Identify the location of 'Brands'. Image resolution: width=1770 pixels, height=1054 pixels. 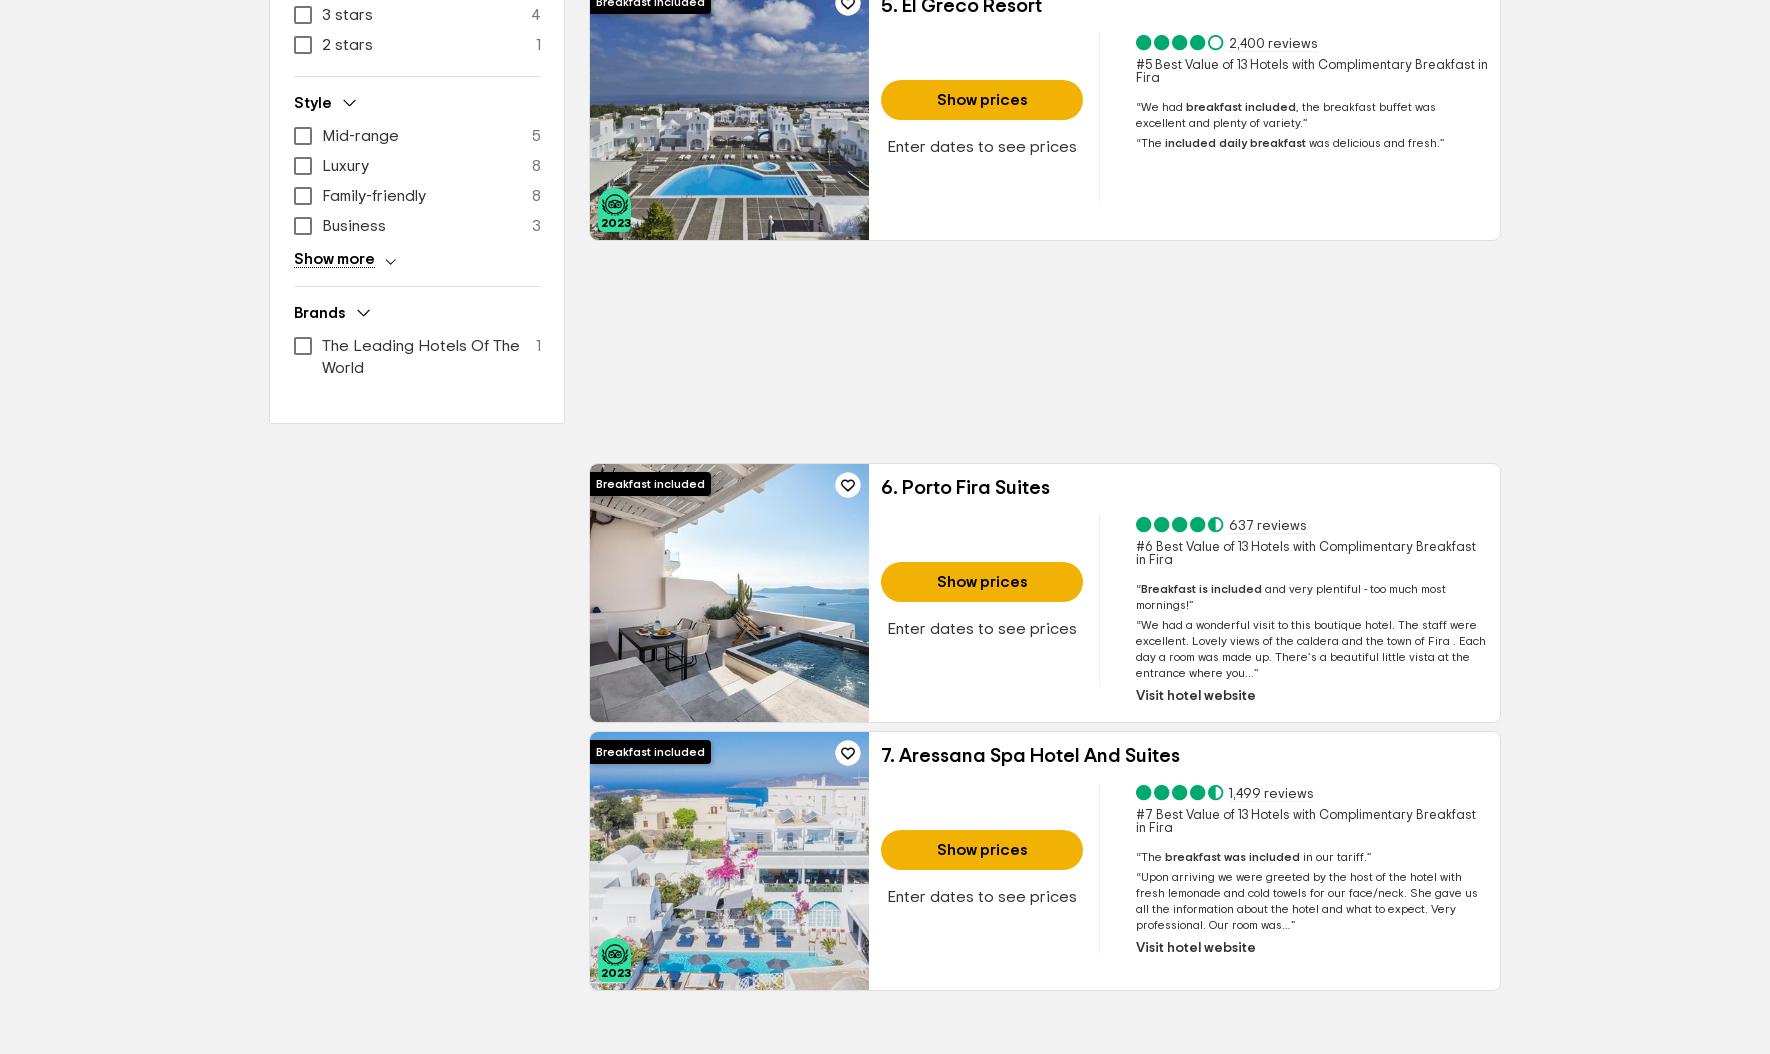
(319, 310).